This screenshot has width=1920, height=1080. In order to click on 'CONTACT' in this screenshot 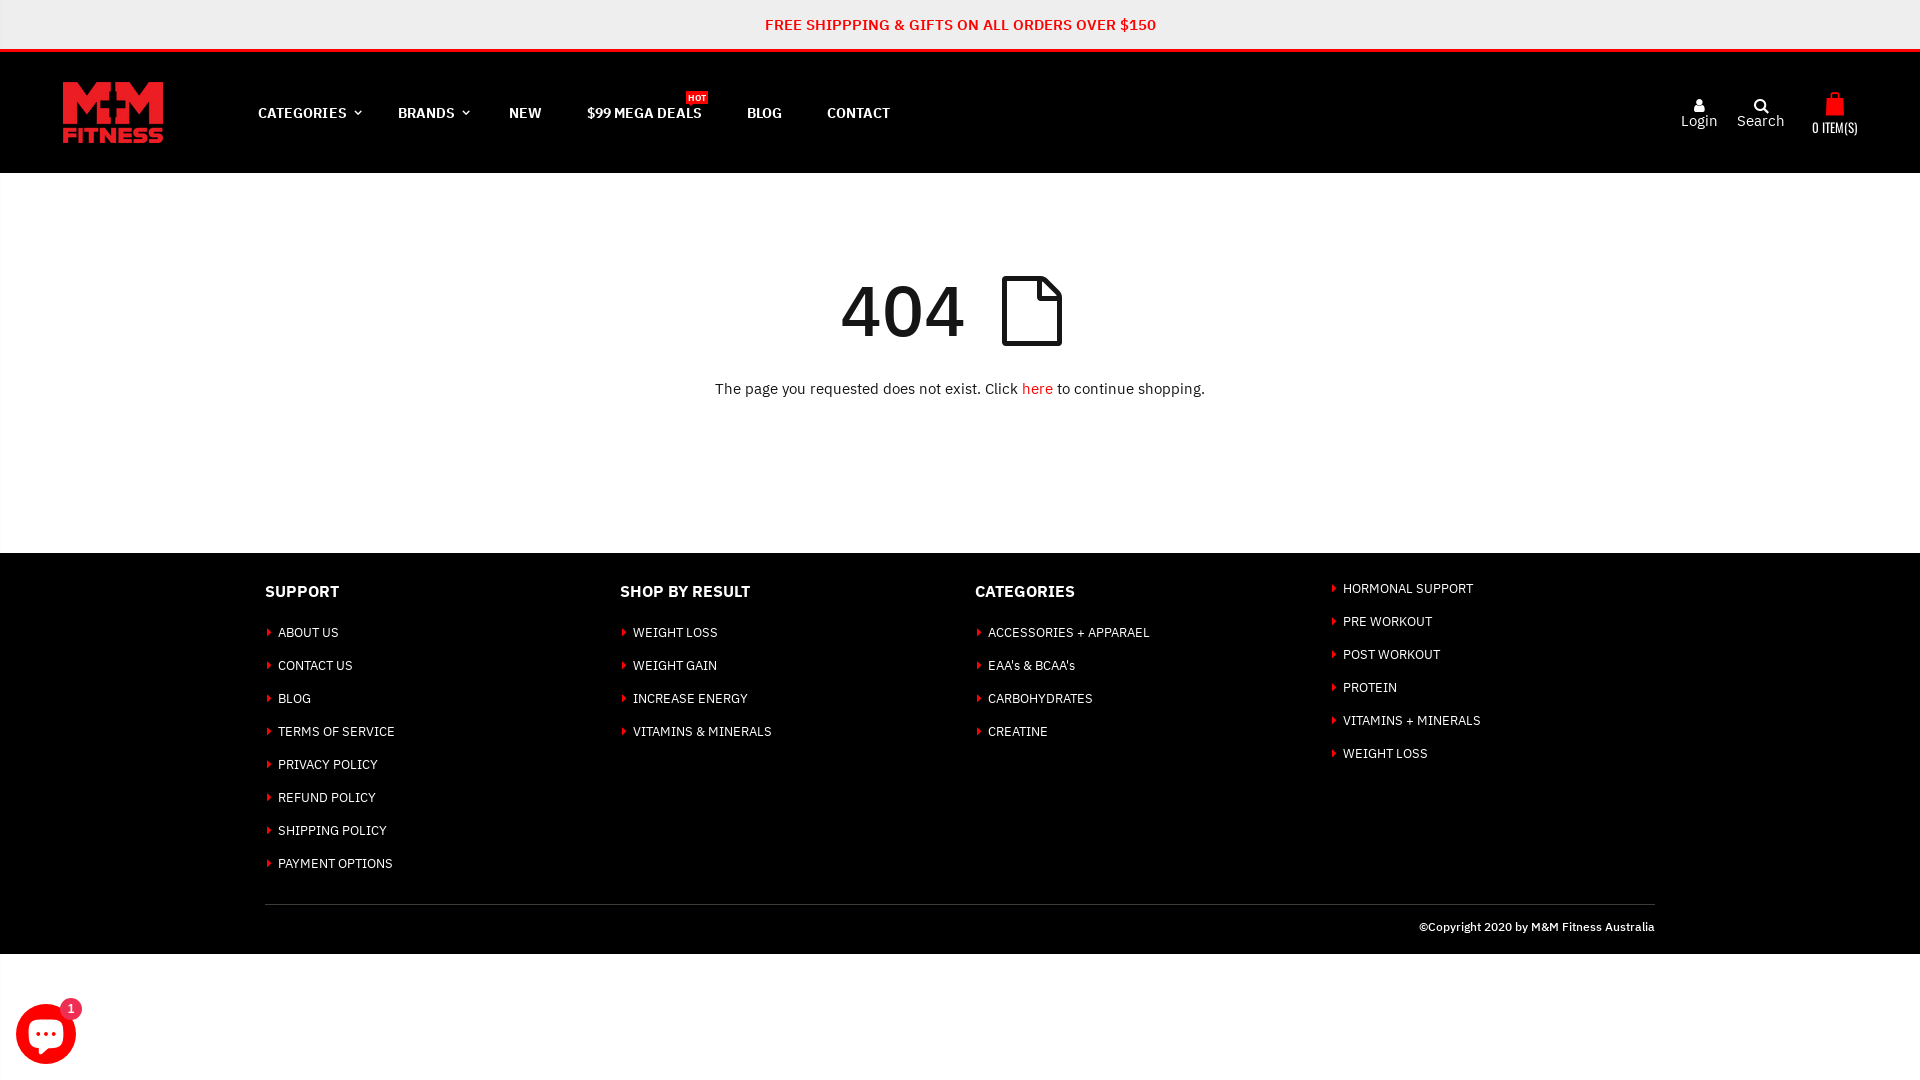, I will do `click(811, 111)`.